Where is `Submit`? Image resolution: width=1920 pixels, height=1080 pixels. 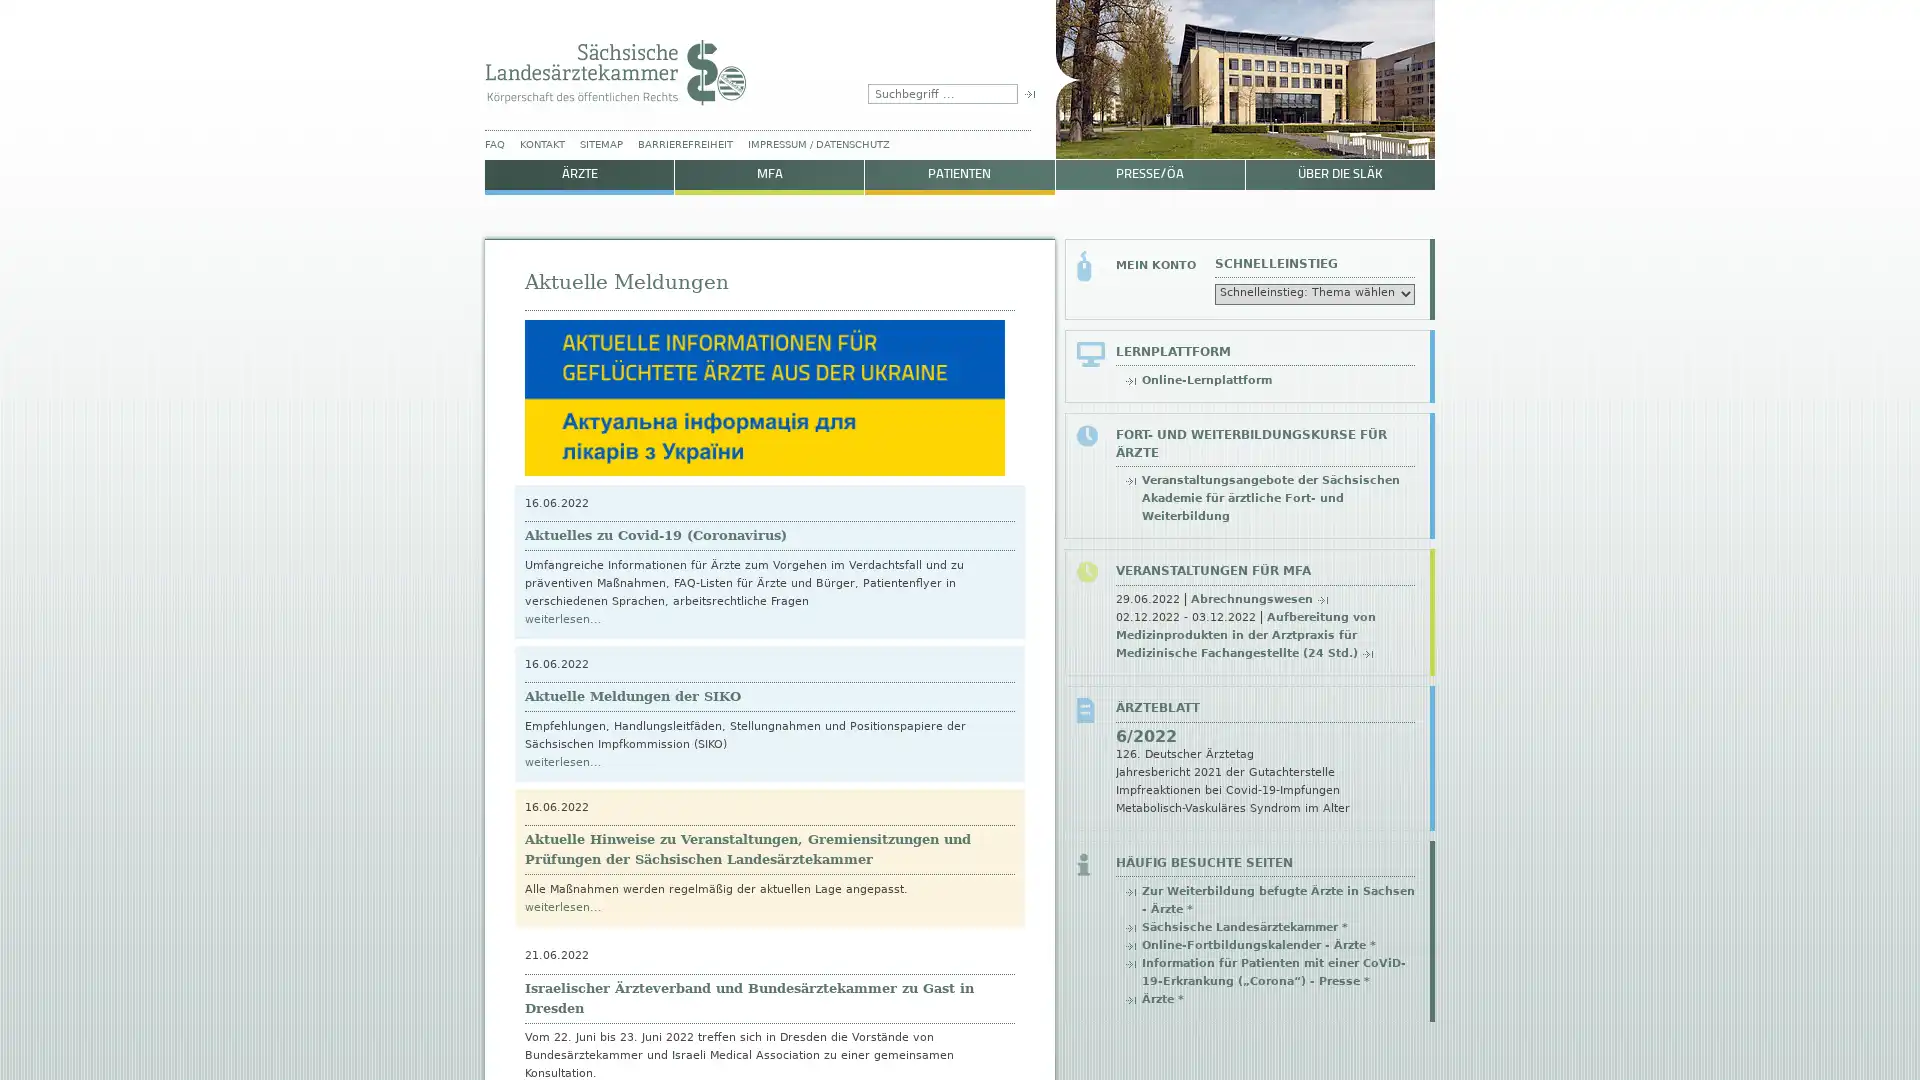 Submit is located at coordinates (1028, 93).